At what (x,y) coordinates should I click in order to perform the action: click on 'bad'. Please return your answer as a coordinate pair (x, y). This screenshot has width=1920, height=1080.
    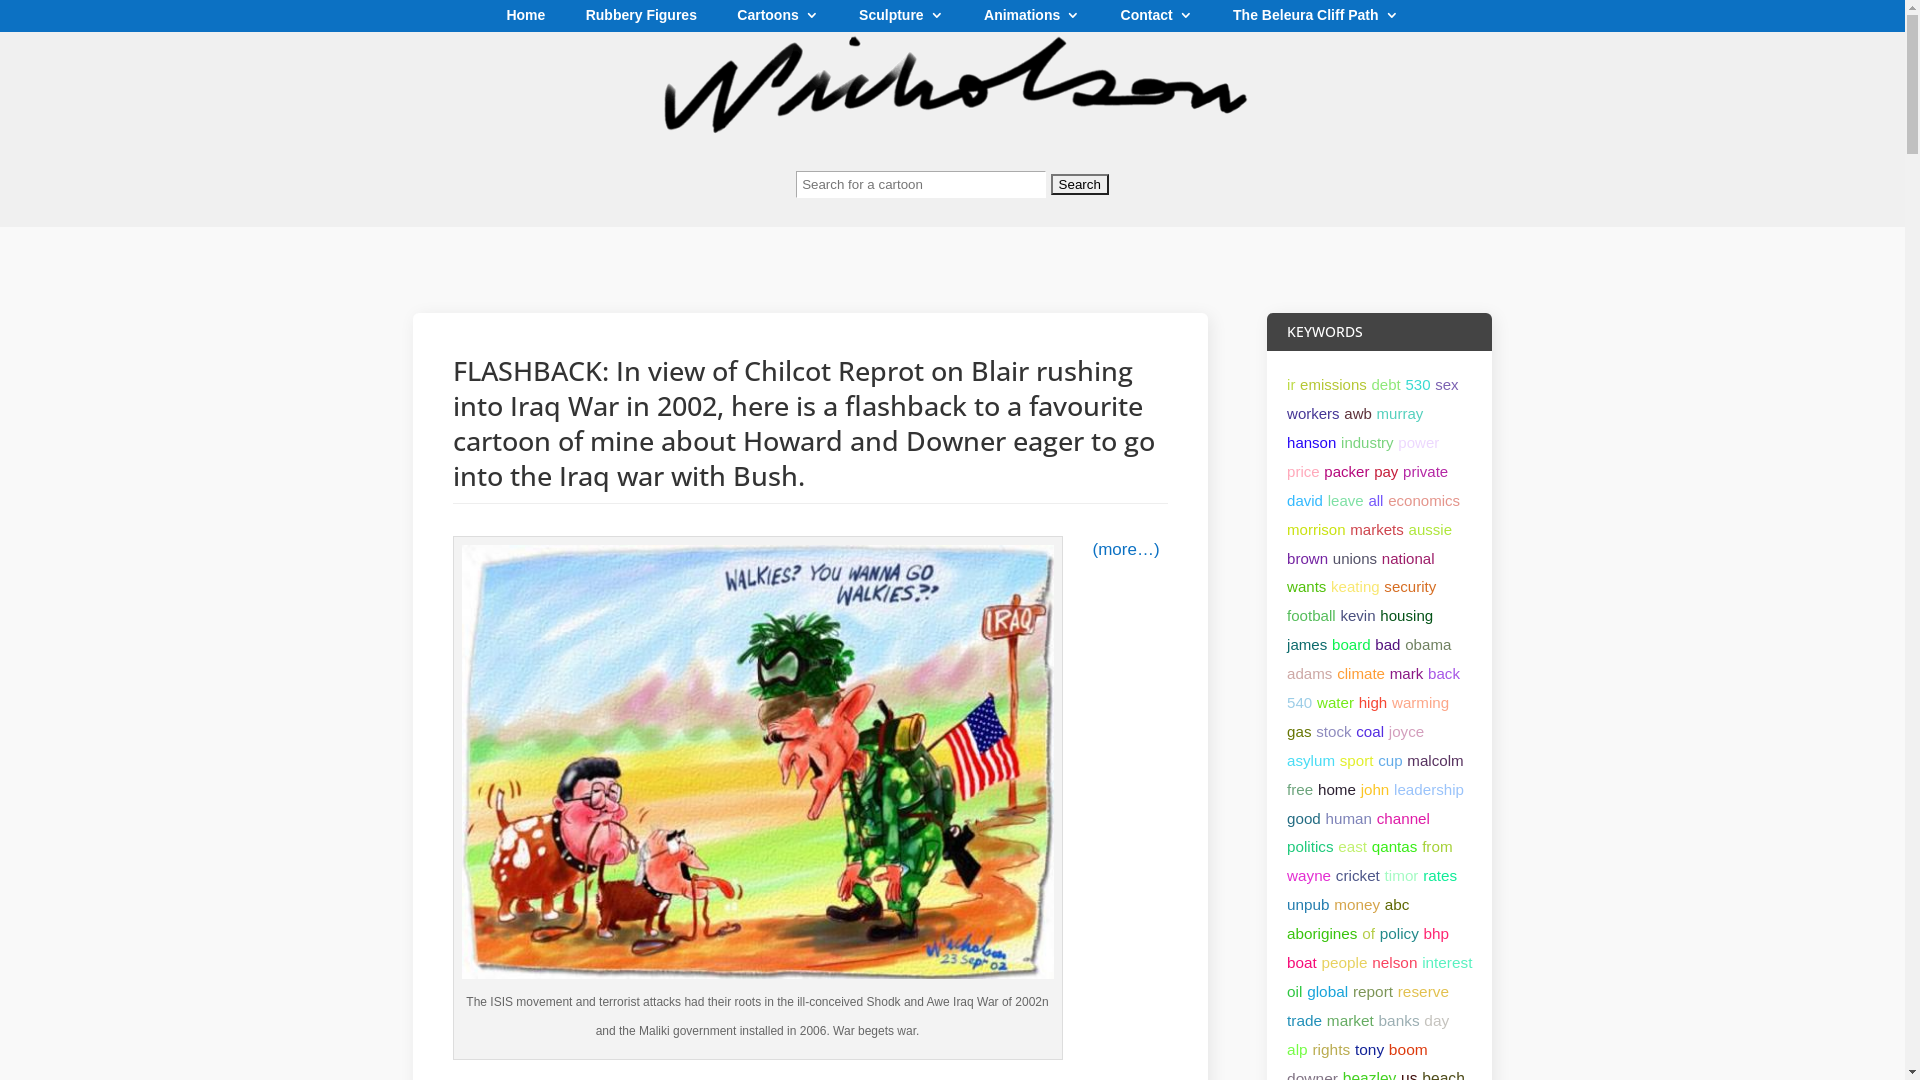
    Looking at the image, I should click on (1386, 644).